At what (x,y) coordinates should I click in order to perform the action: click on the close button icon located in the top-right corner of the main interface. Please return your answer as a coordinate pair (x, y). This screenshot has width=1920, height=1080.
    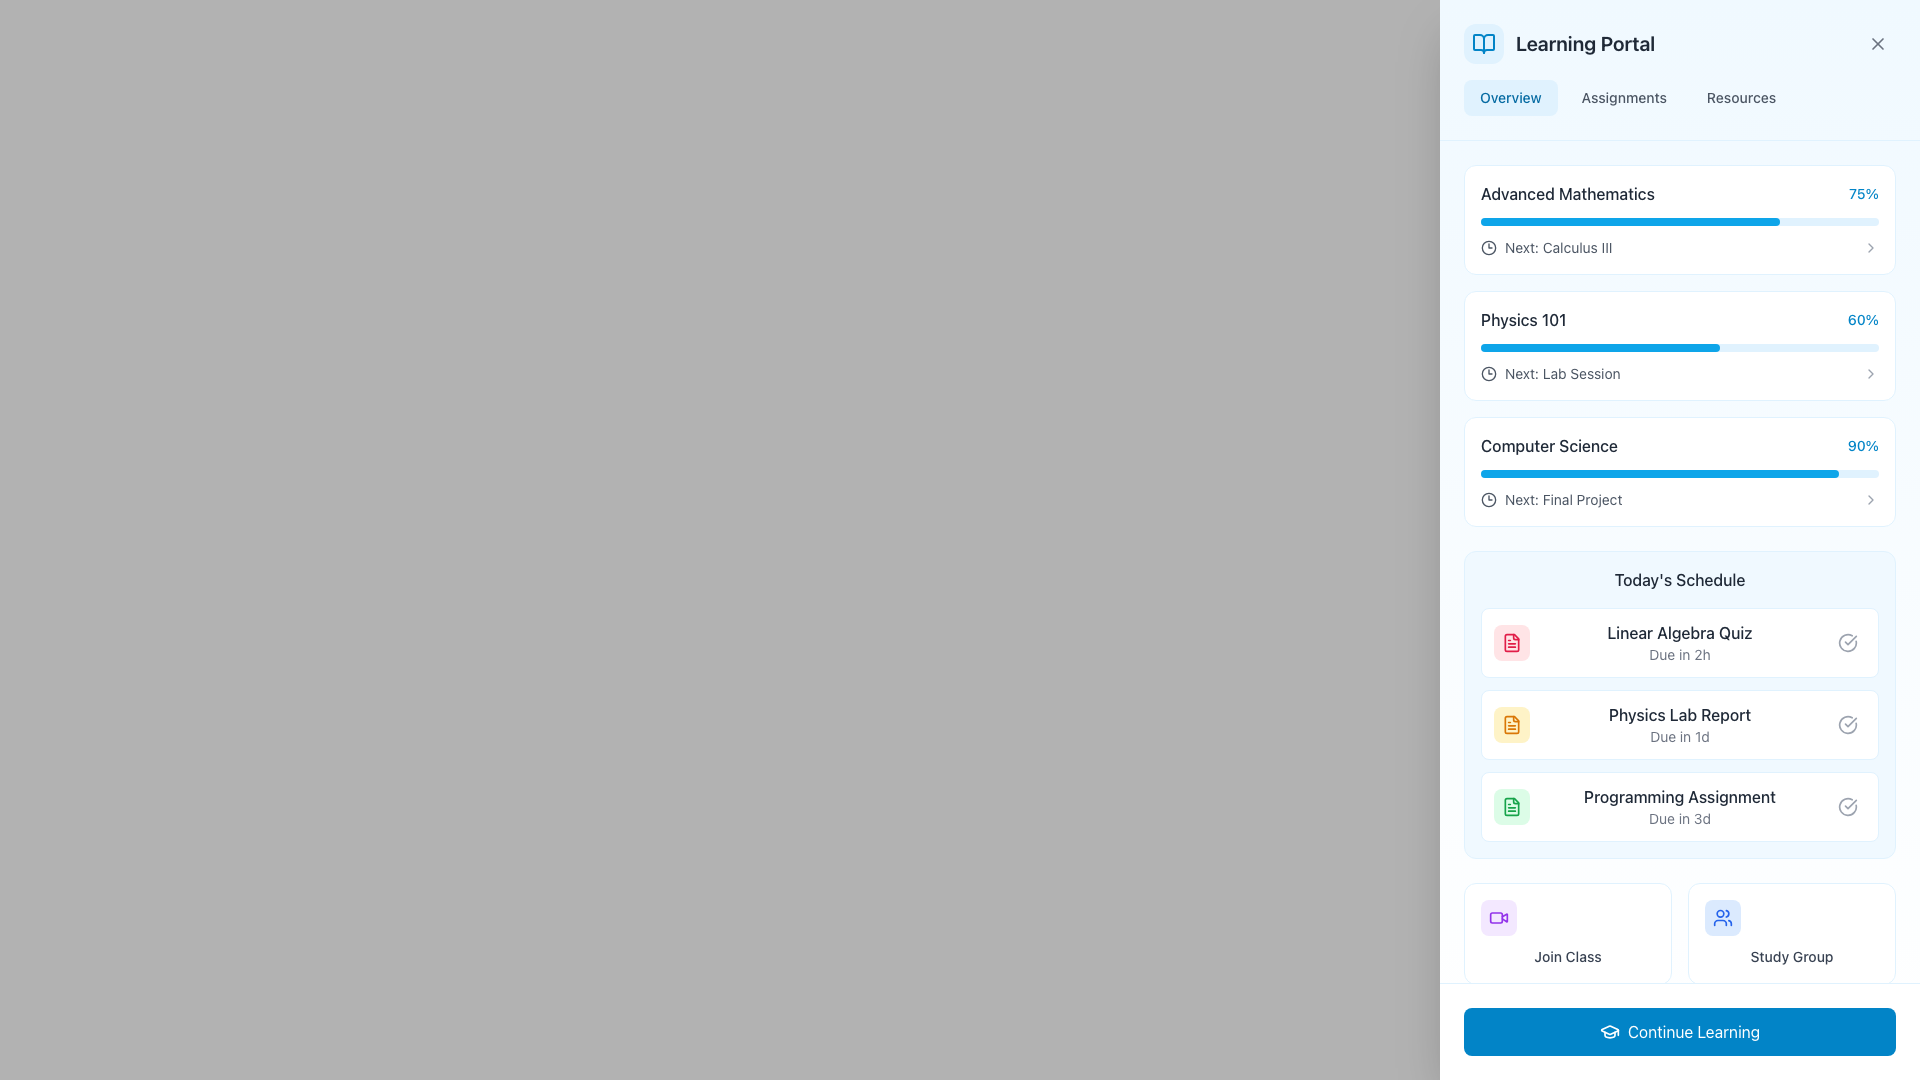
    Looking at the image, I should click on (1876, 43).